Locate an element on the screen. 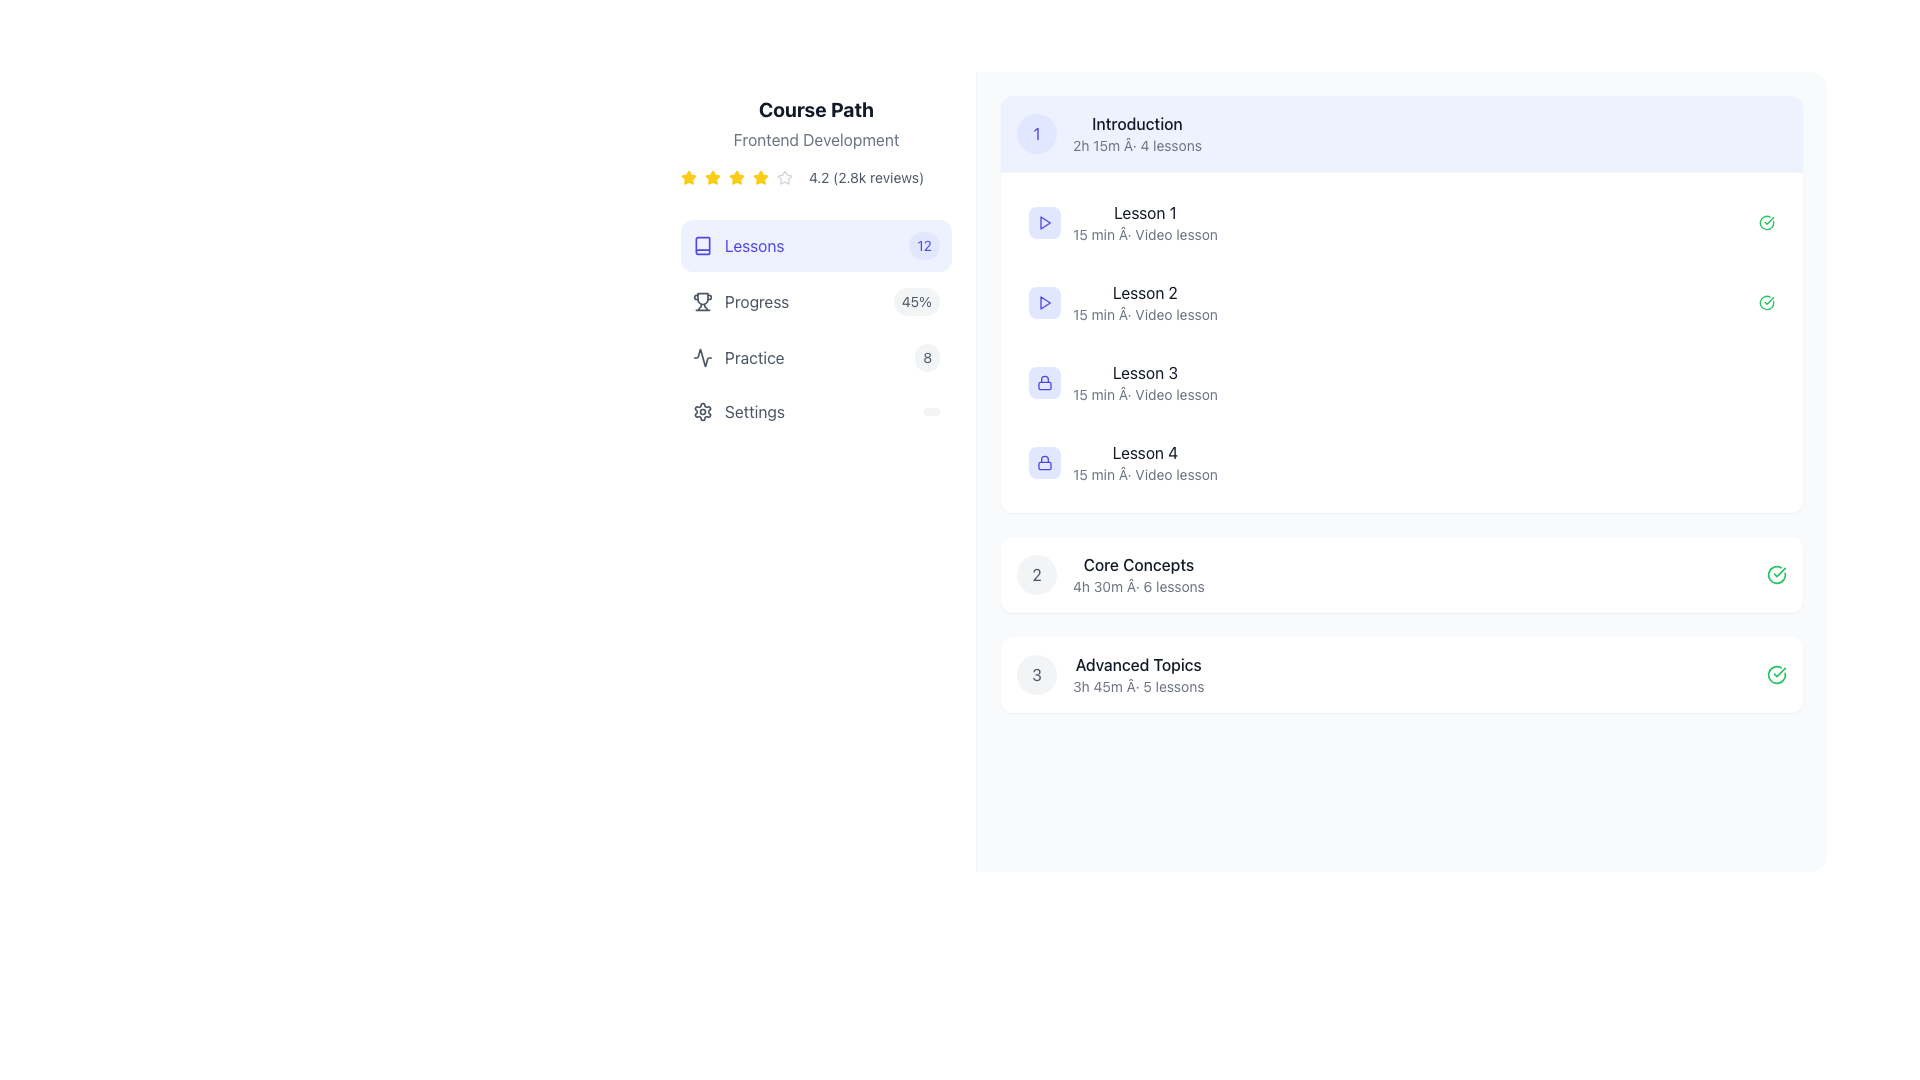 The image size is (1920, 1080). the informational Text label displaying metadata about the lesson duration and type, located directly below 'Lesson 1' in the 'Introduction' section is located at coordinates (1145, 234).